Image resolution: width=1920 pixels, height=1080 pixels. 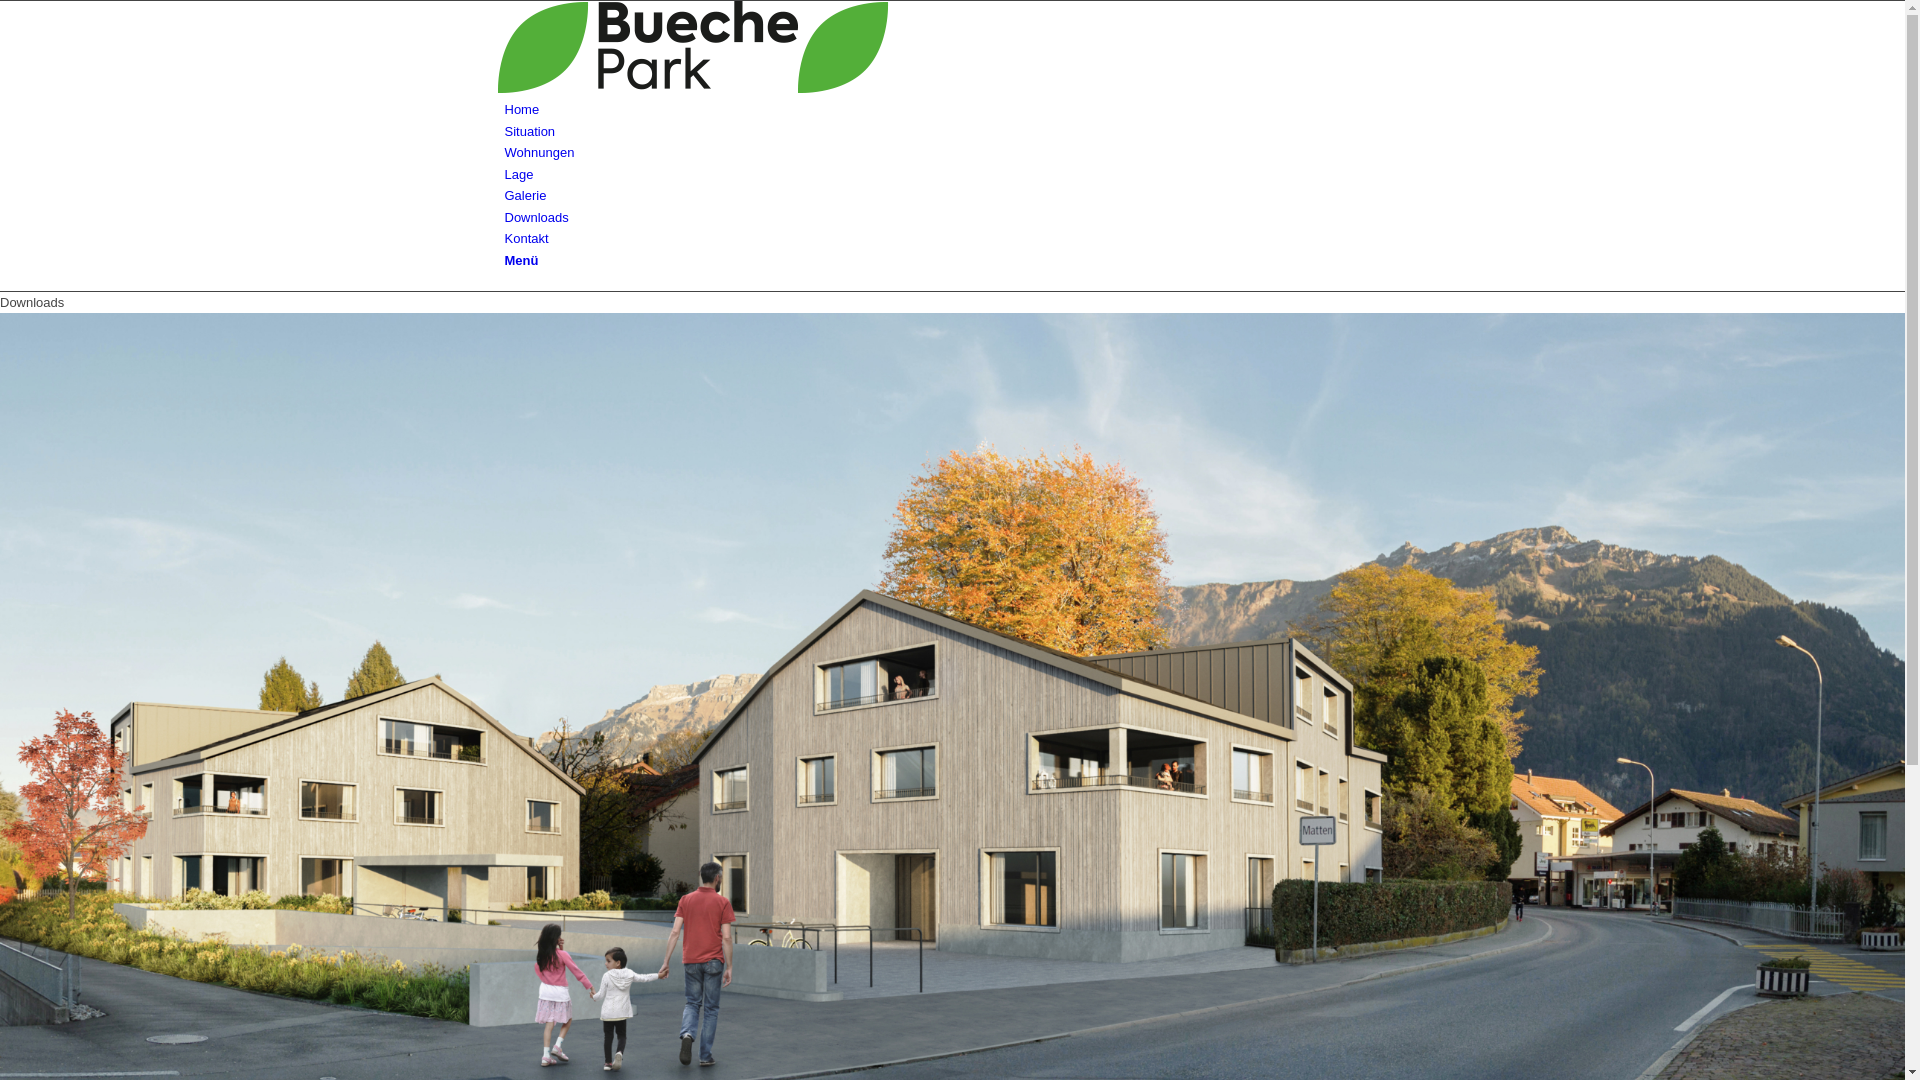 I want to click on 'Home', so click(x=521, y=109).